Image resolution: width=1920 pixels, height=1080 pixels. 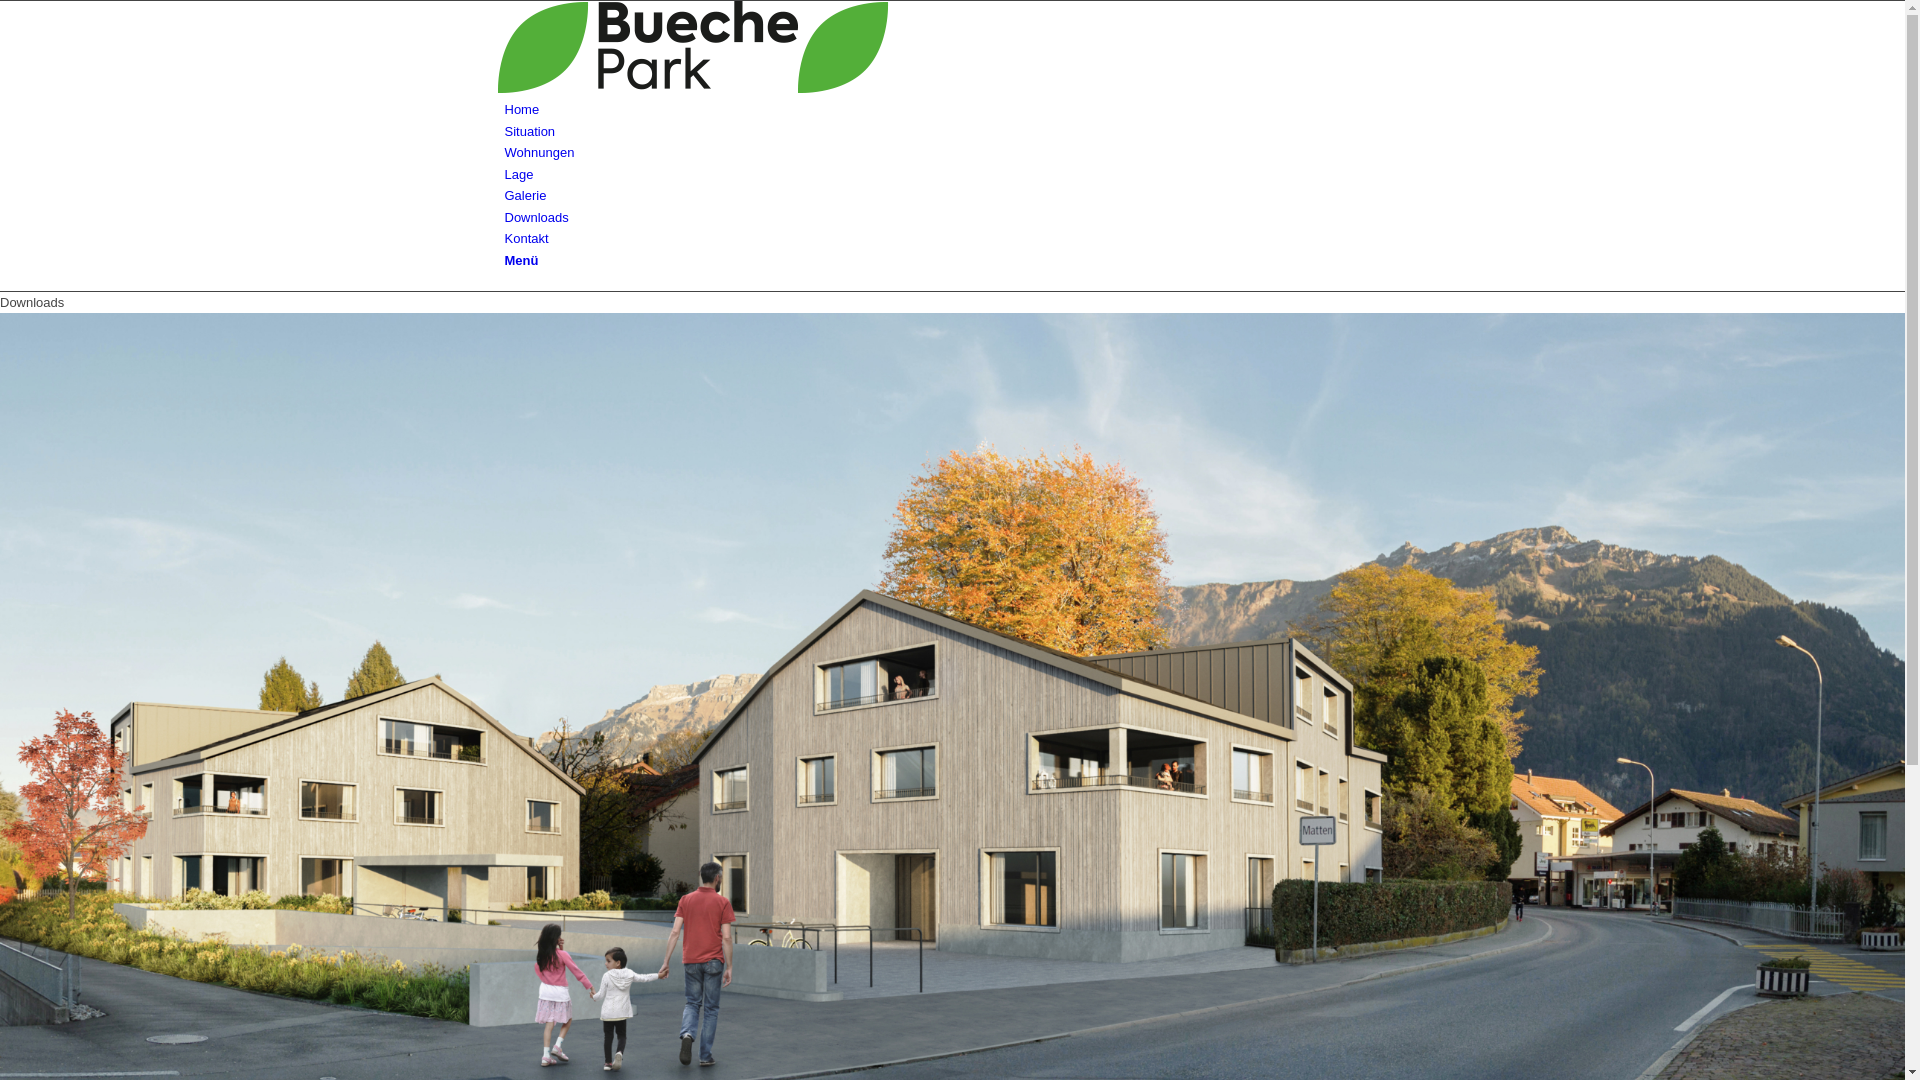 I want to click on 'Home', so click(x=521, y=109).